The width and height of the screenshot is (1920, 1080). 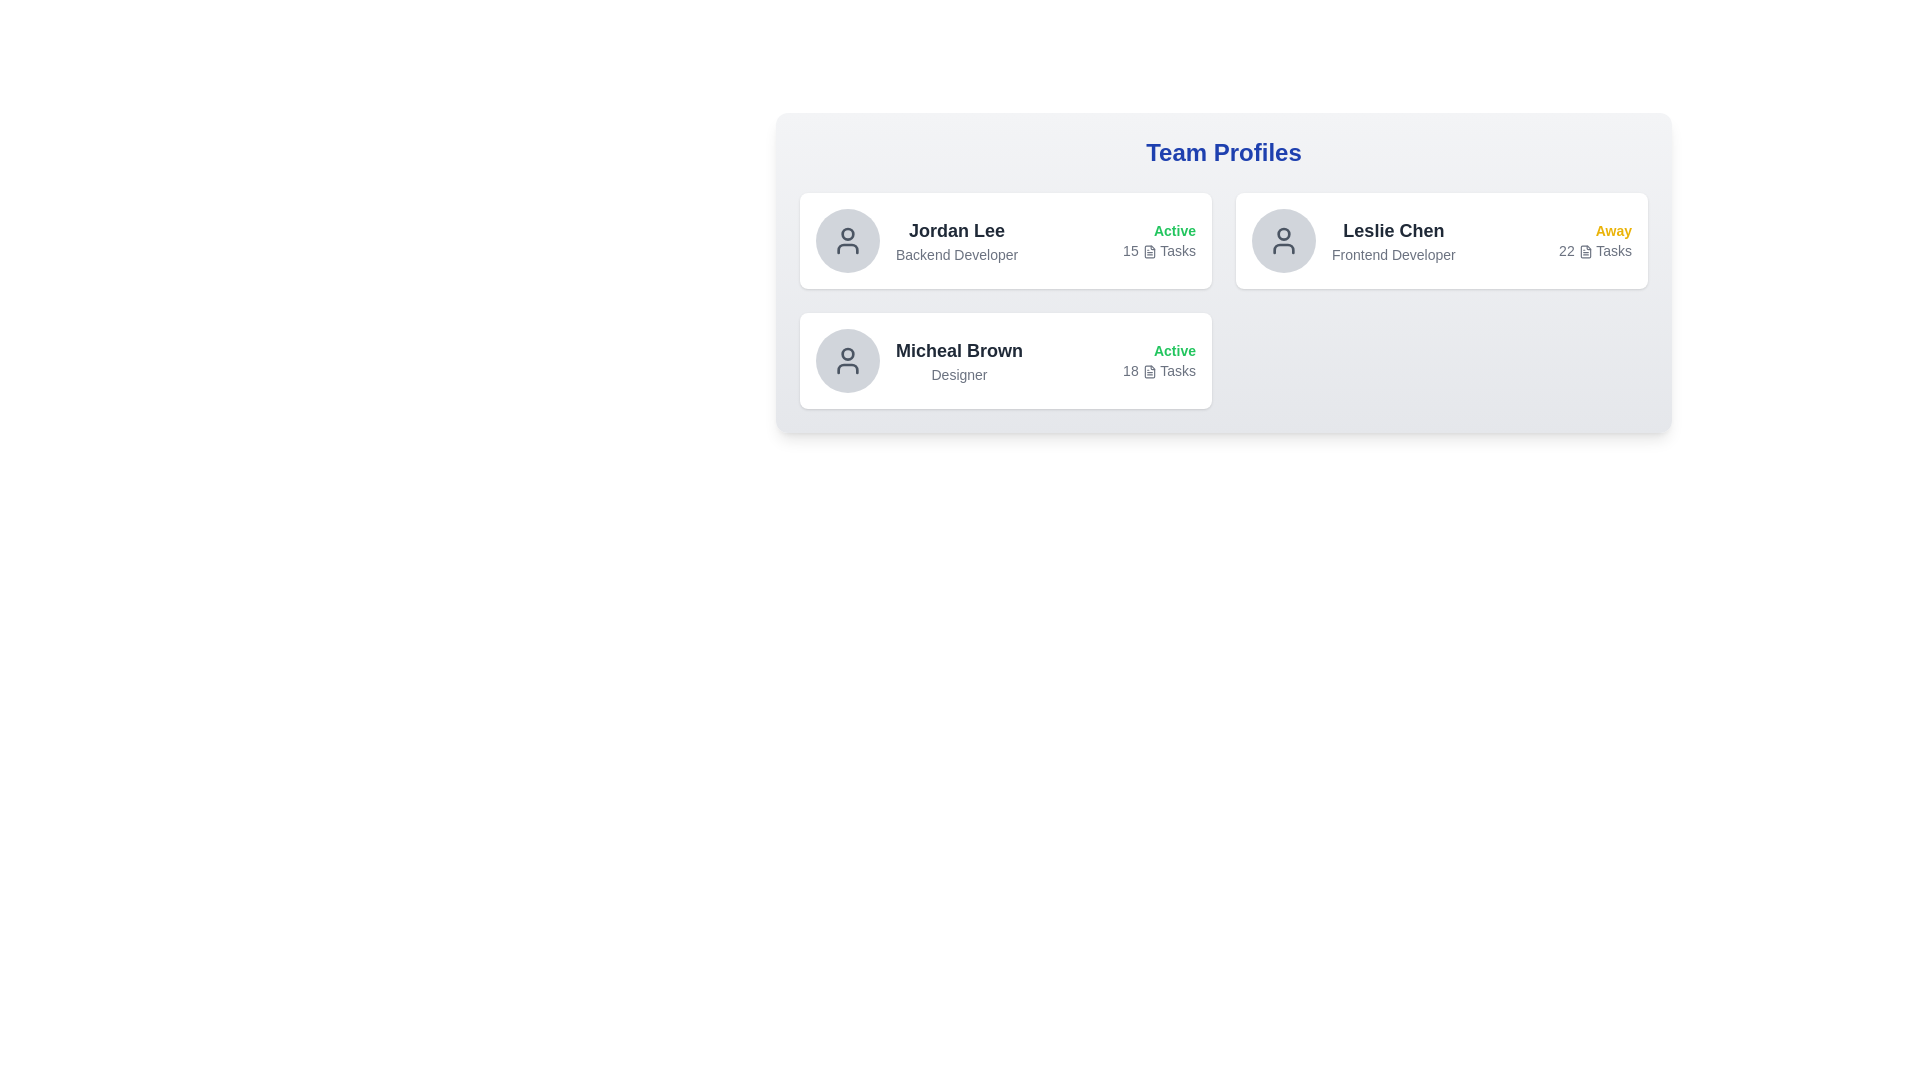 I want to click on text content of the title descriptor located below the name 'Micheal Brown' in the profile card, so click(x=958, y=374).